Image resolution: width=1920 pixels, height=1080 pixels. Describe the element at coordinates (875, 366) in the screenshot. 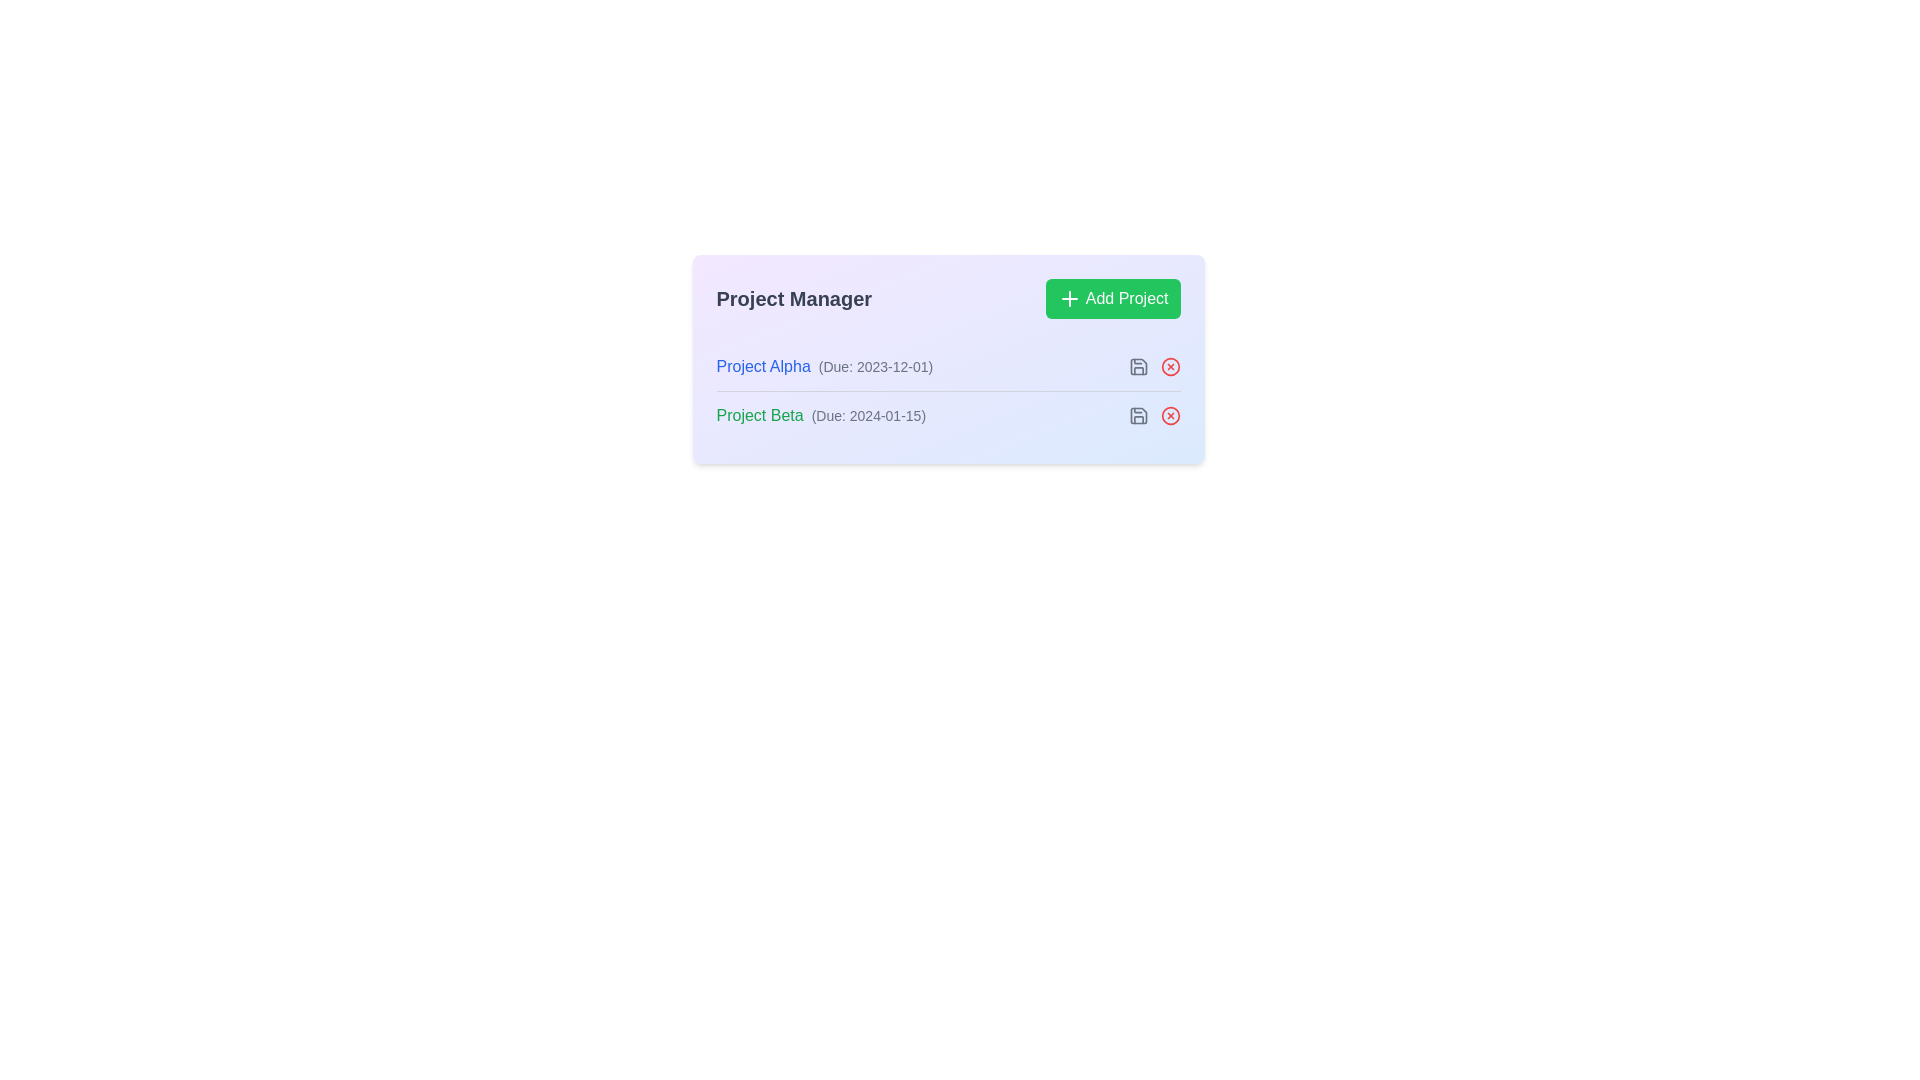

I see `the static text label that provides the due date for 'Project Alpha' in the 'Project Manager' section` at that location.